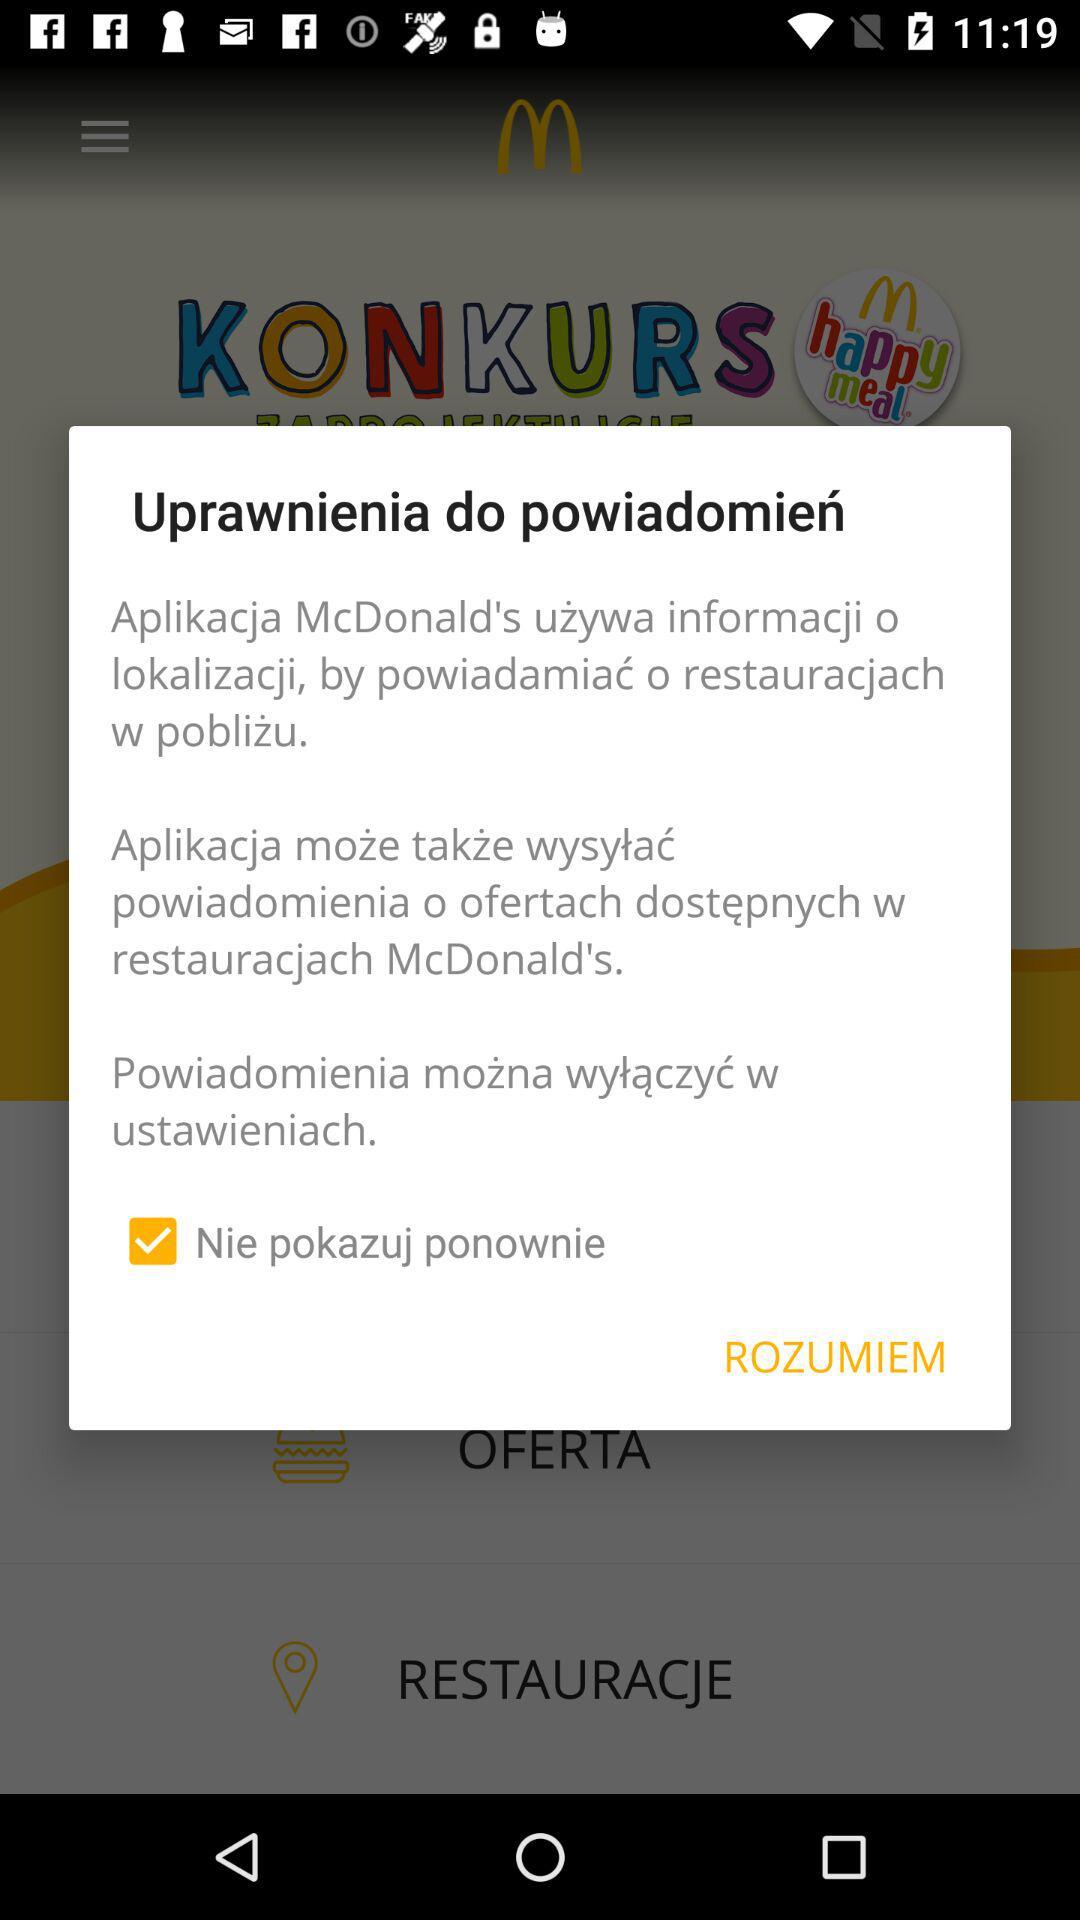 This screenshot has width=1080, height=1920. Describe the element at coordinates (357, 1240) in the screenshot. I see `the nie pokazuj ponownie item` at that location.